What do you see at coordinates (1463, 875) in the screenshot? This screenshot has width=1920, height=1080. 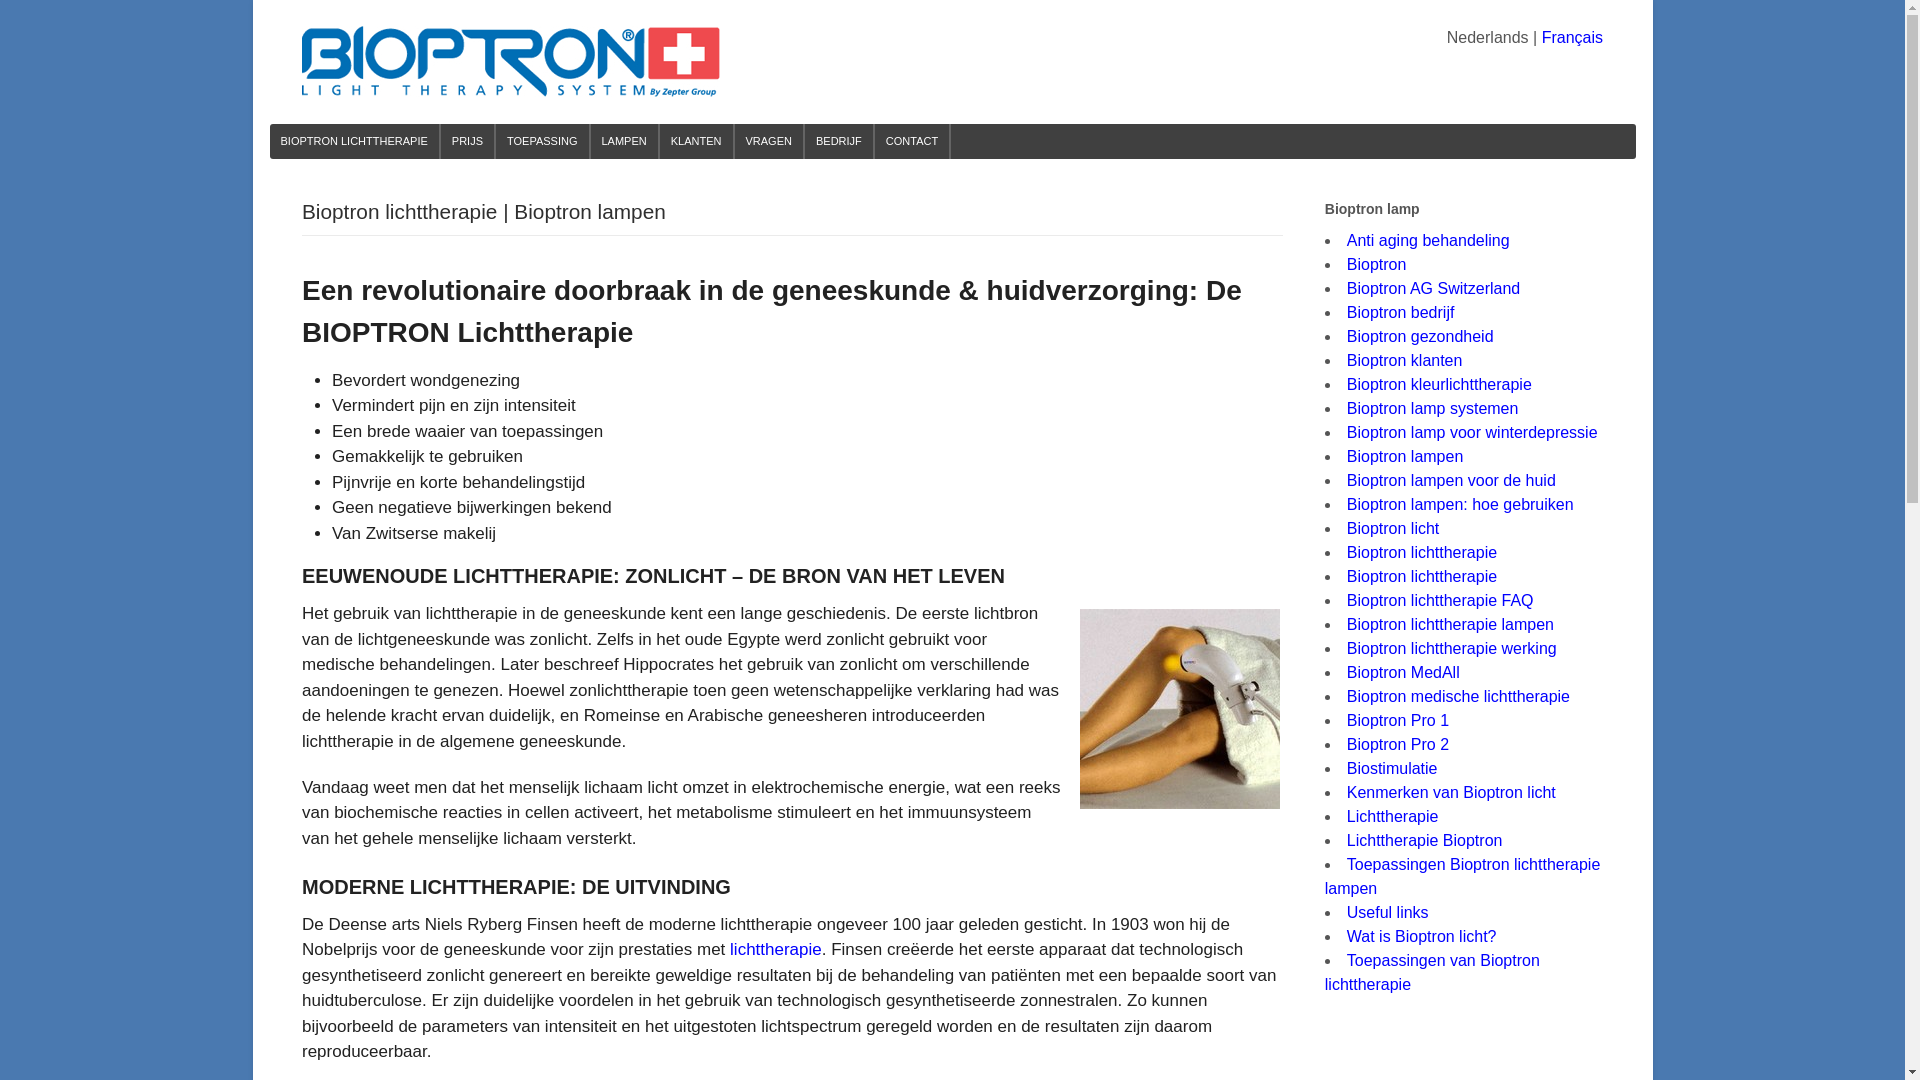 I see `'Toepassingen Bioptron lichttherapie lampen'` at bounding box center [1463, 875].